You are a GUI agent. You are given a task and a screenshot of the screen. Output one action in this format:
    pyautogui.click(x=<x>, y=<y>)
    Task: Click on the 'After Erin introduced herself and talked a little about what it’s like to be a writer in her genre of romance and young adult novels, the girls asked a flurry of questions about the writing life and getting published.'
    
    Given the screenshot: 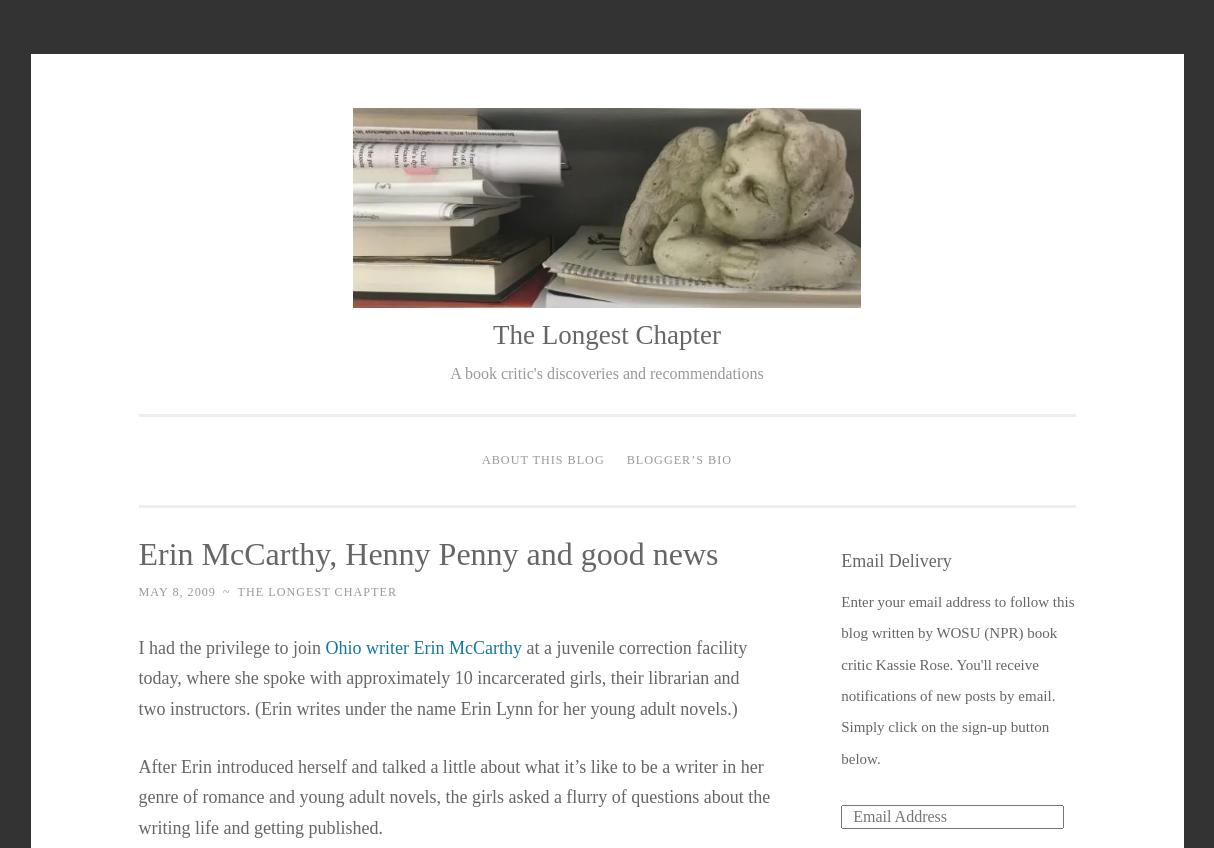 What is the action you would take?
    pyautogui.click(x=454, y=796)
    